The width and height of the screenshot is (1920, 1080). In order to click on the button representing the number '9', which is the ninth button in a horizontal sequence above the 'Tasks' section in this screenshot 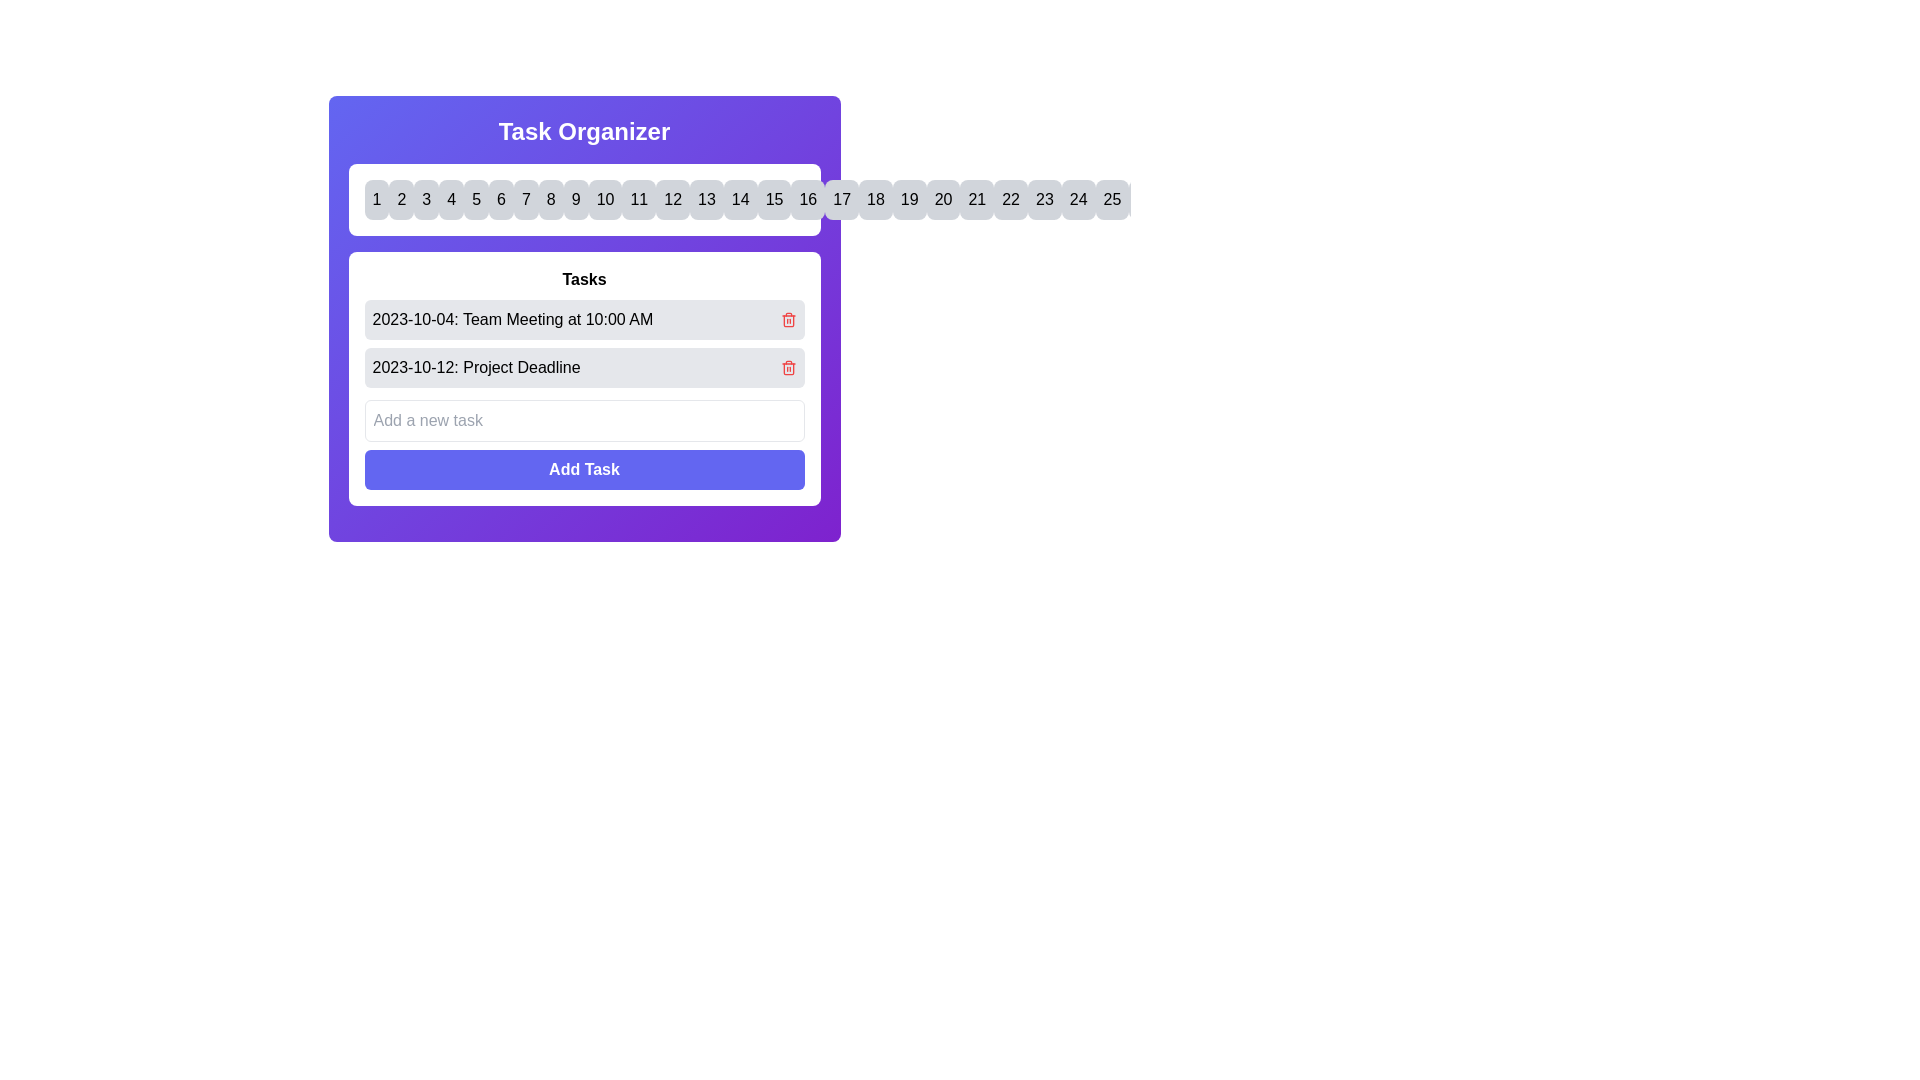, I will do `click(575, 200)`.